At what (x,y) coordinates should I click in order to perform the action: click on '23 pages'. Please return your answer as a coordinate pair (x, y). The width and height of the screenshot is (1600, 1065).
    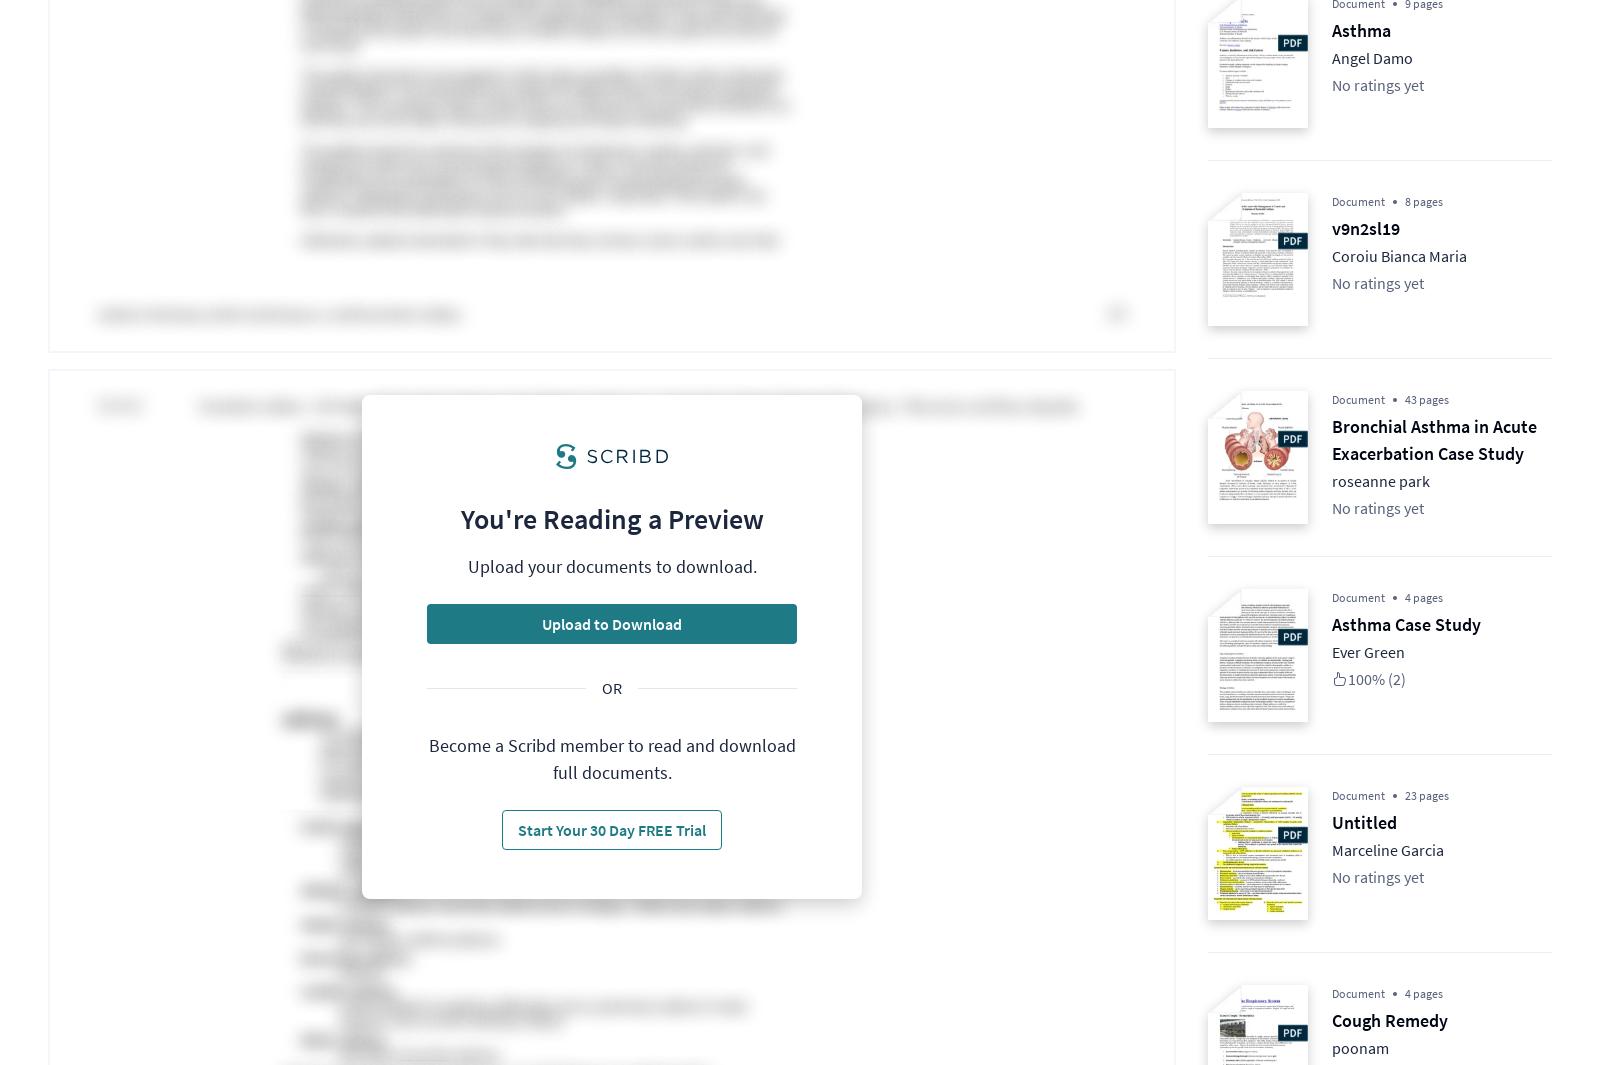
    Looking at the image, I should click on (1427, 795).